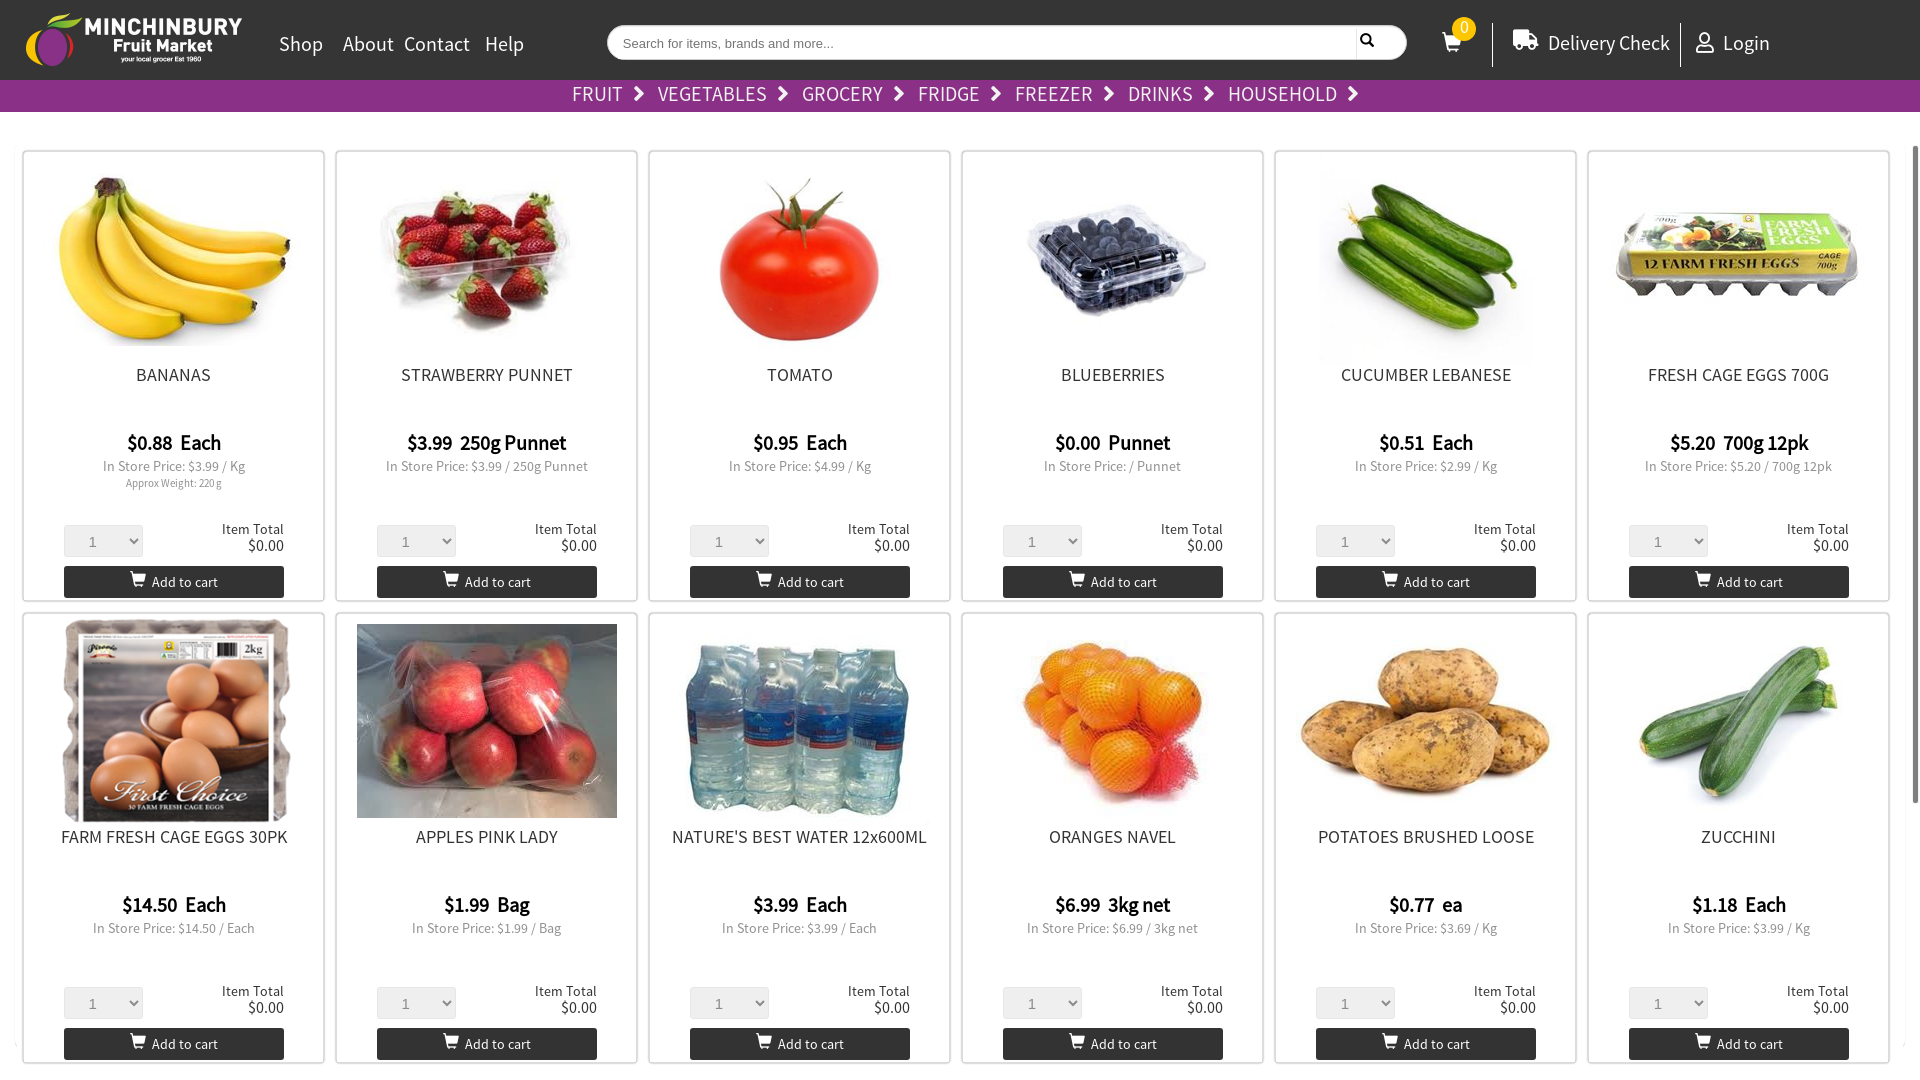  I want to click on 'Show details for STRAWBERRY PUNNET', so click(486, 257).